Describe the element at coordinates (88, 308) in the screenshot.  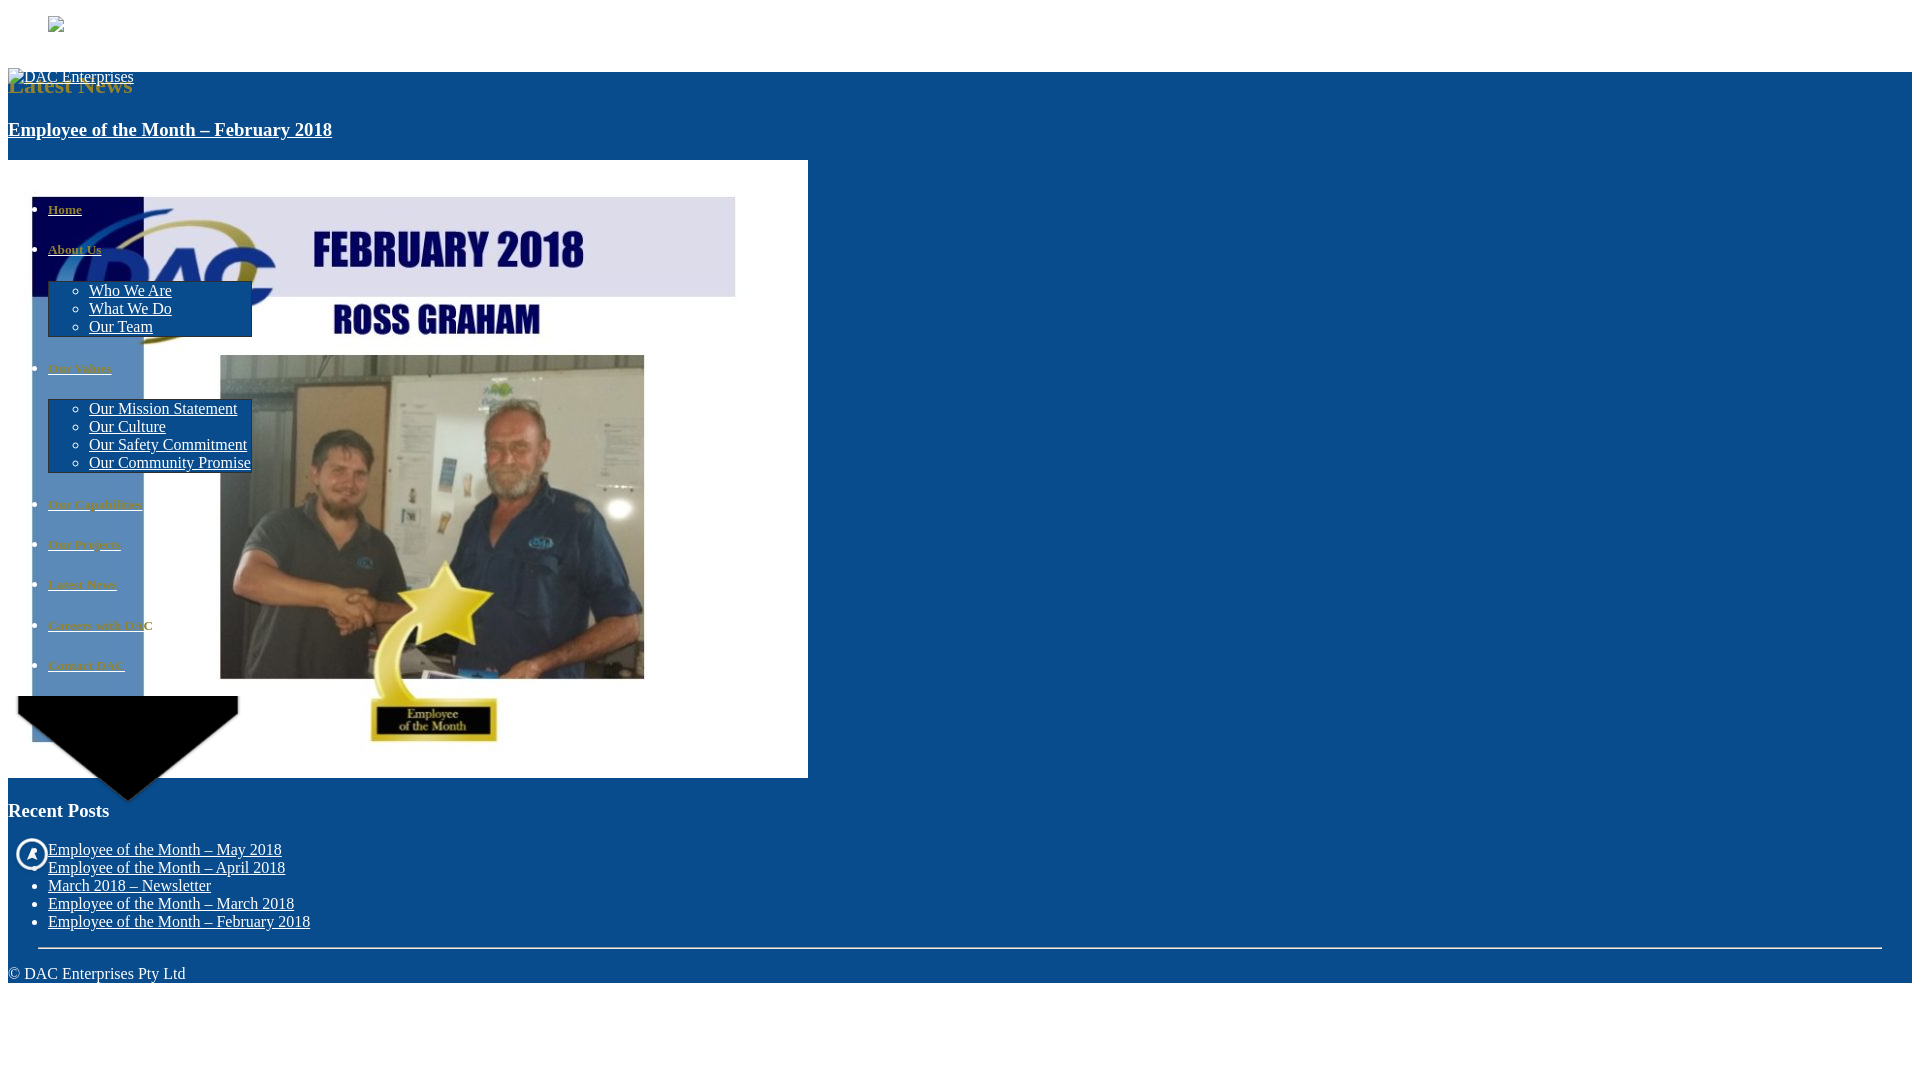
I see `'What We Do'` at that location.